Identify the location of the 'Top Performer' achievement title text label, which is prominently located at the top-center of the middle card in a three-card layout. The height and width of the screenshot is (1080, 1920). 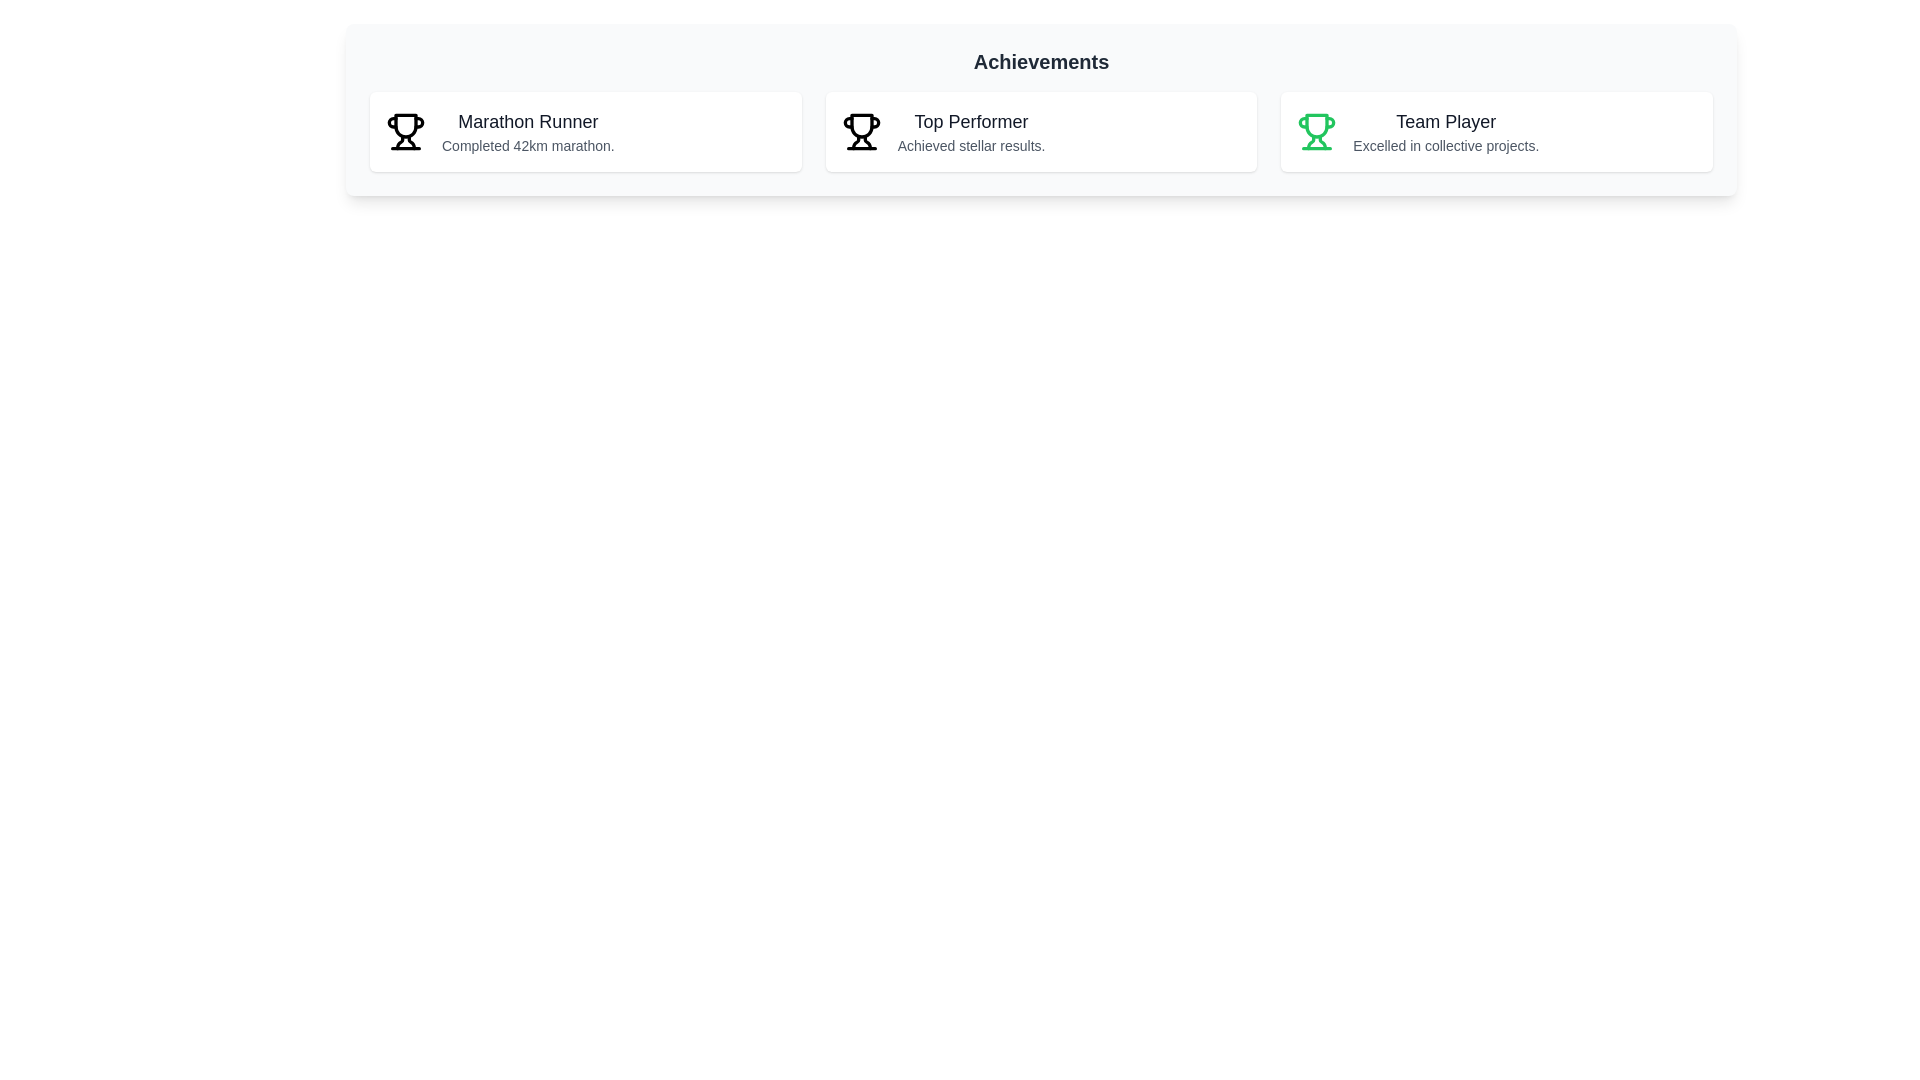
(971, 122).